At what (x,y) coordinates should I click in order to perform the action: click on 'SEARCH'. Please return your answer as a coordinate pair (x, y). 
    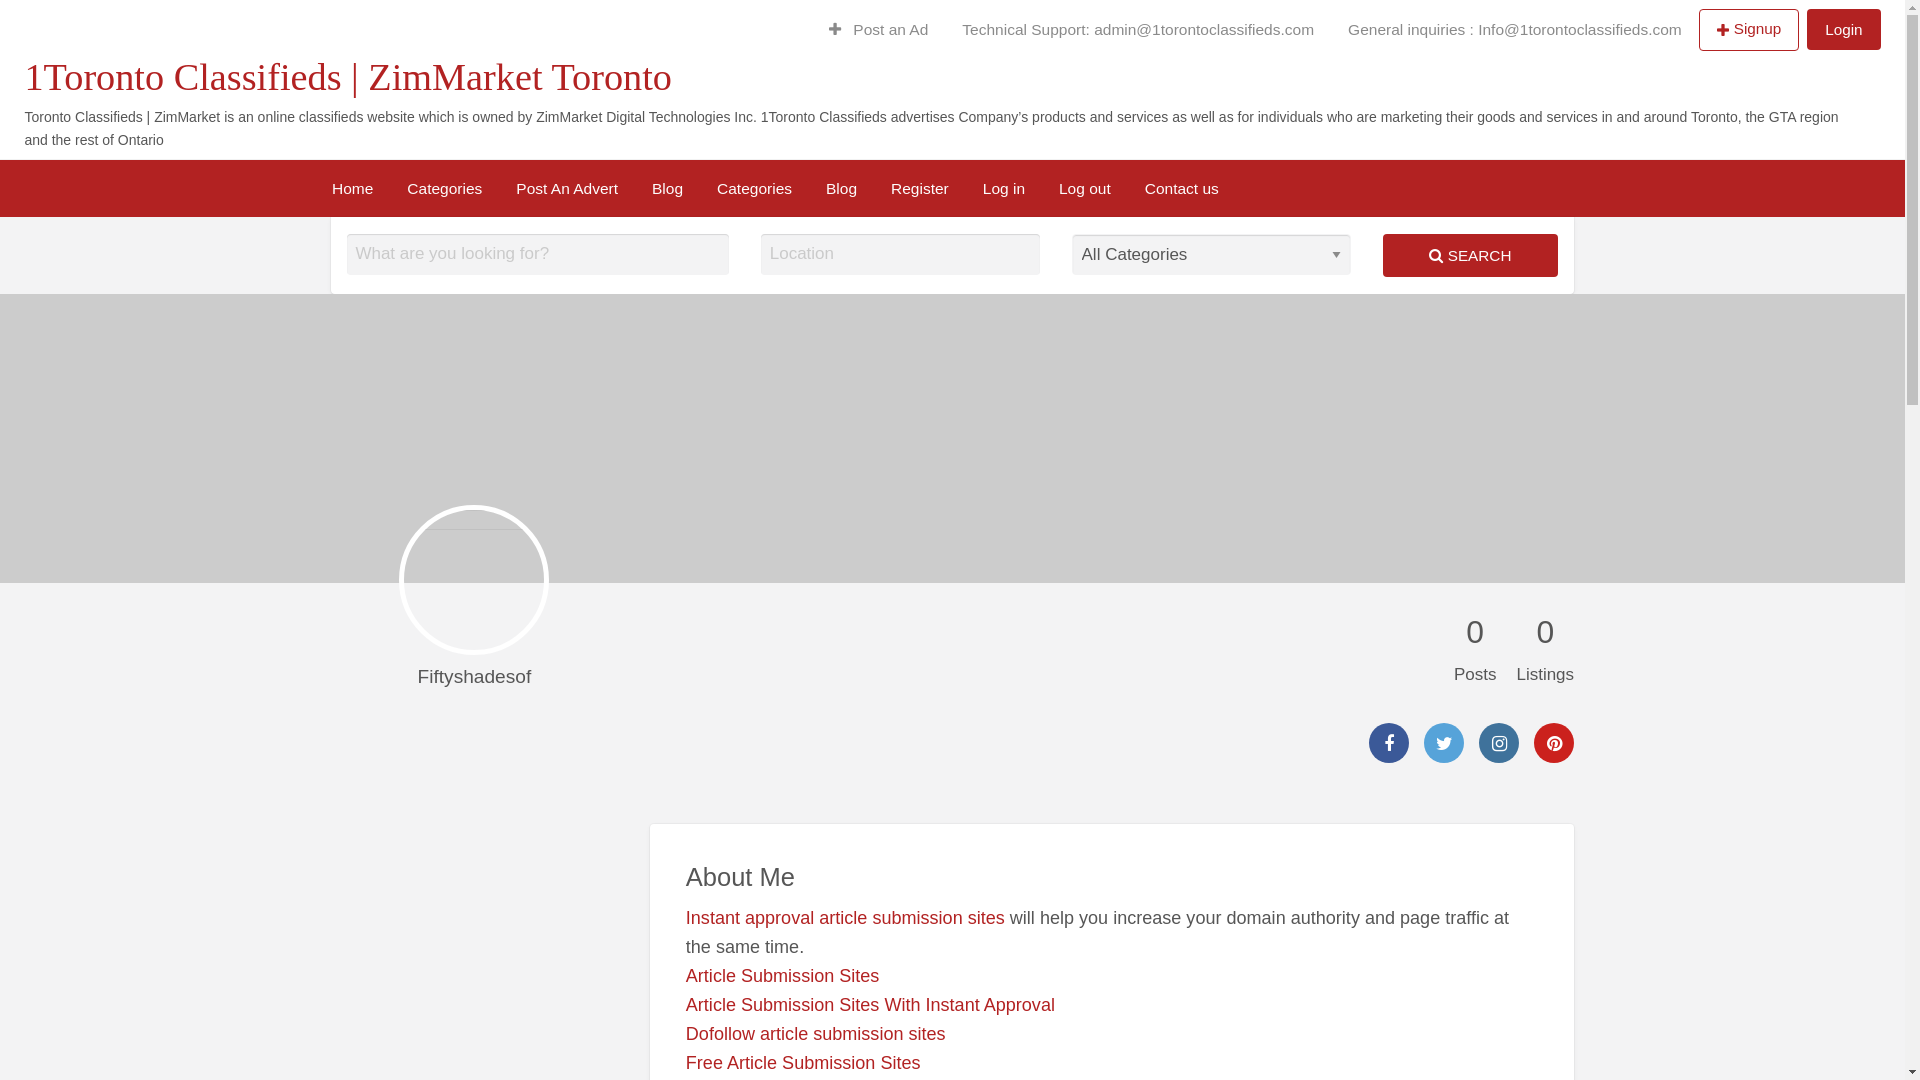
    Looking at the image, I should click on (1470, 254).